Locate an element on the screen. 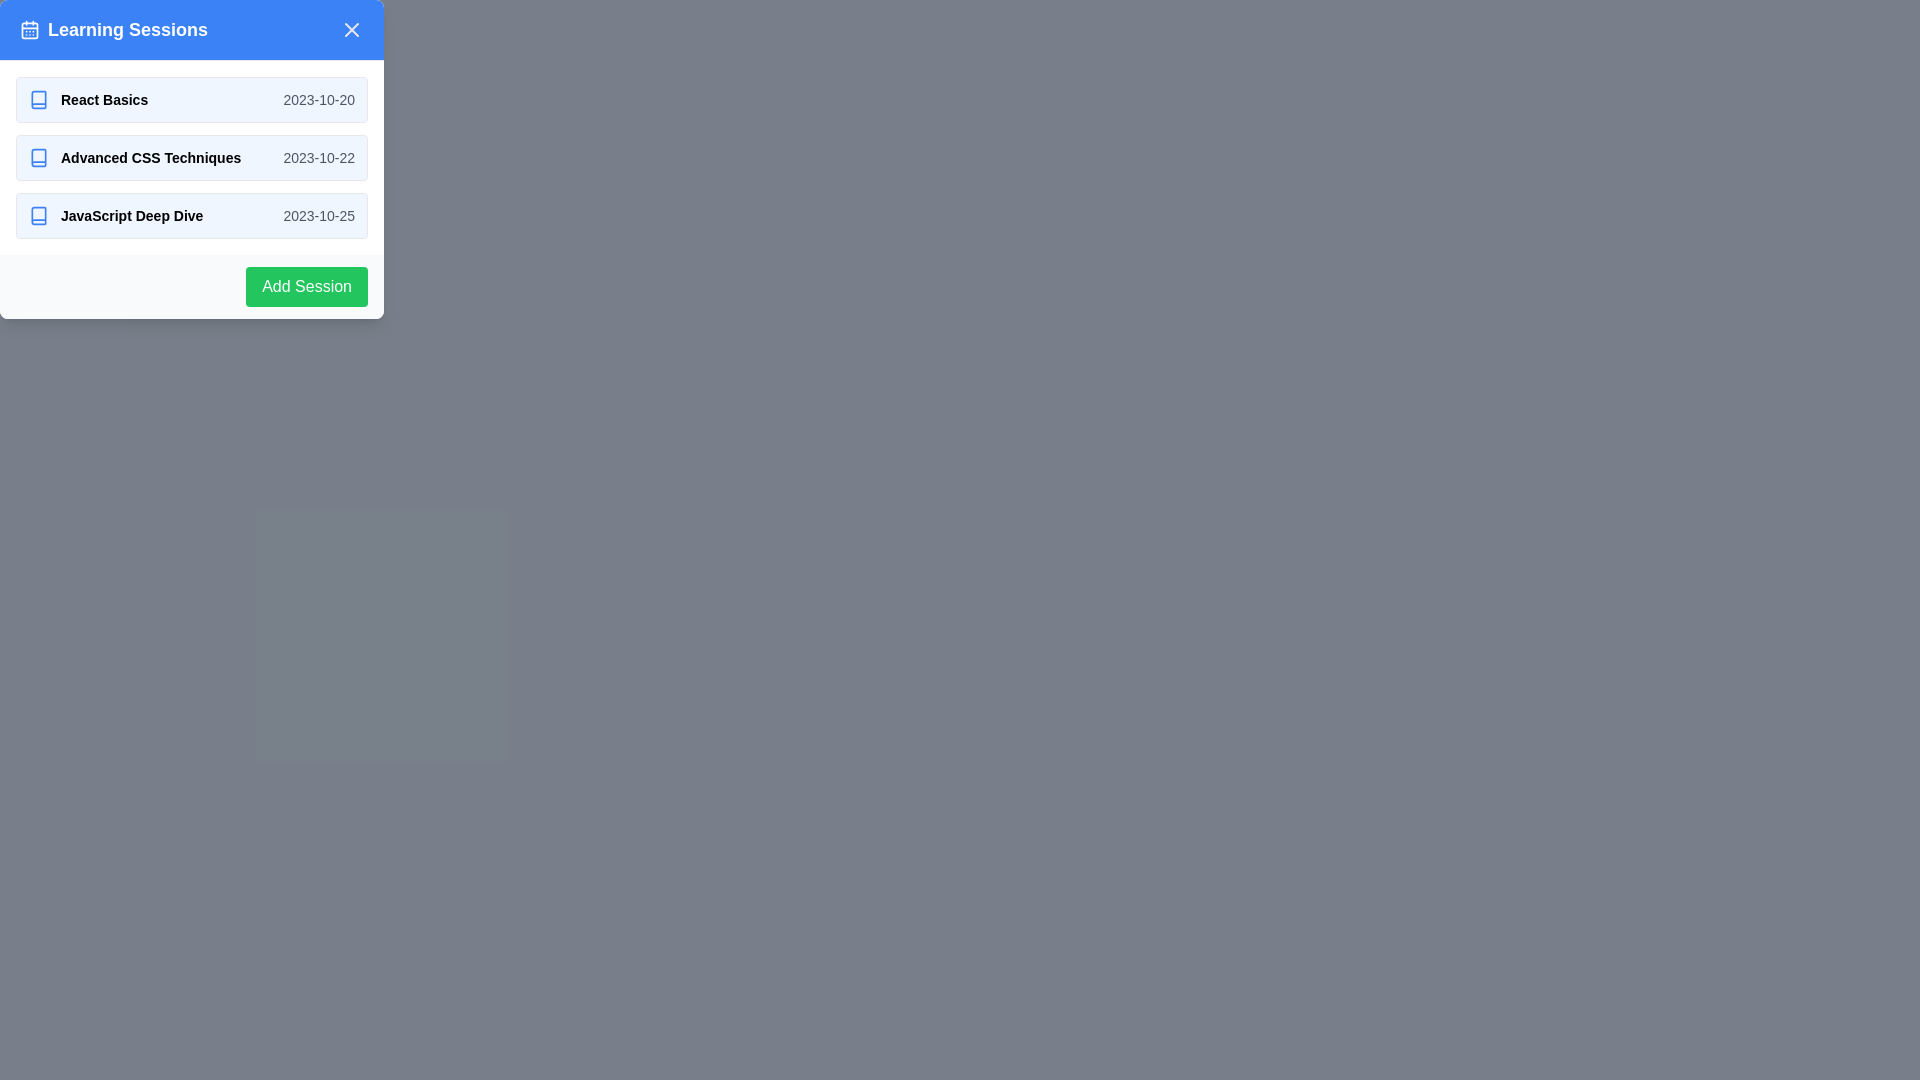  the calendar icon located at the very left of the 'Learning Sessions' title bar is located at coordinates (29, 30).